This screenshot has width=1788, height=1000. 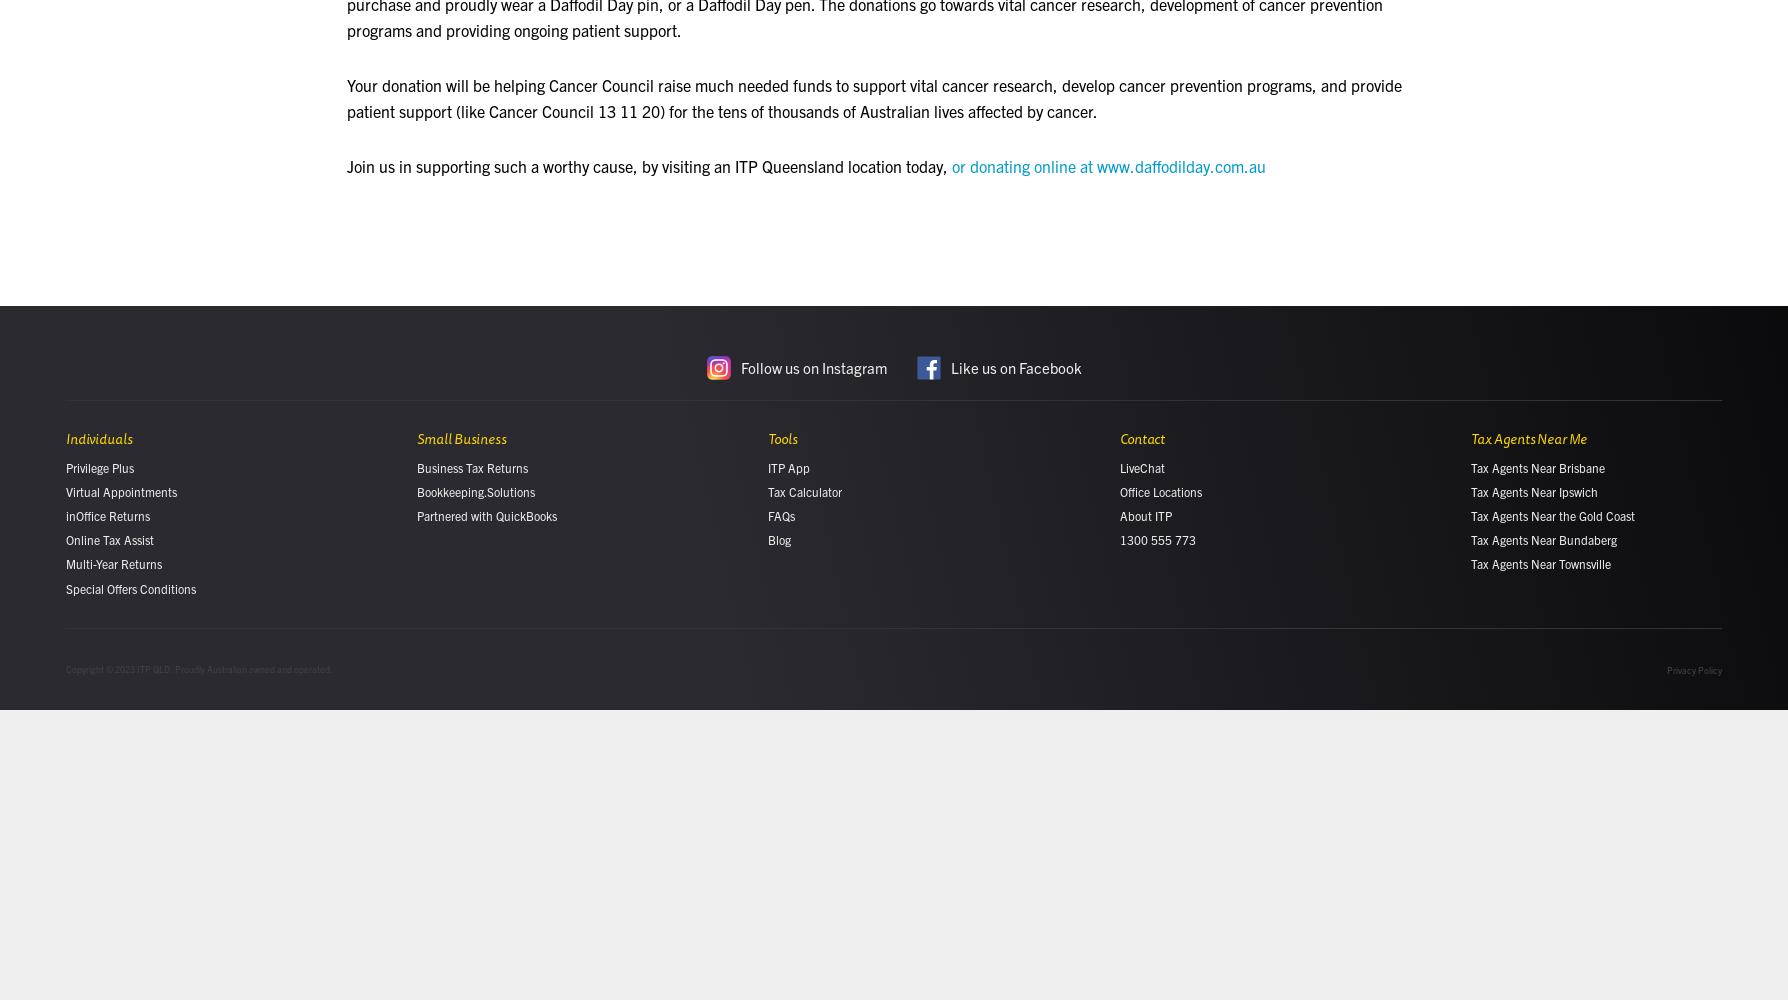 I want to click on 'Tax Agents Near Ipswich', so click(x=1534, y=489).